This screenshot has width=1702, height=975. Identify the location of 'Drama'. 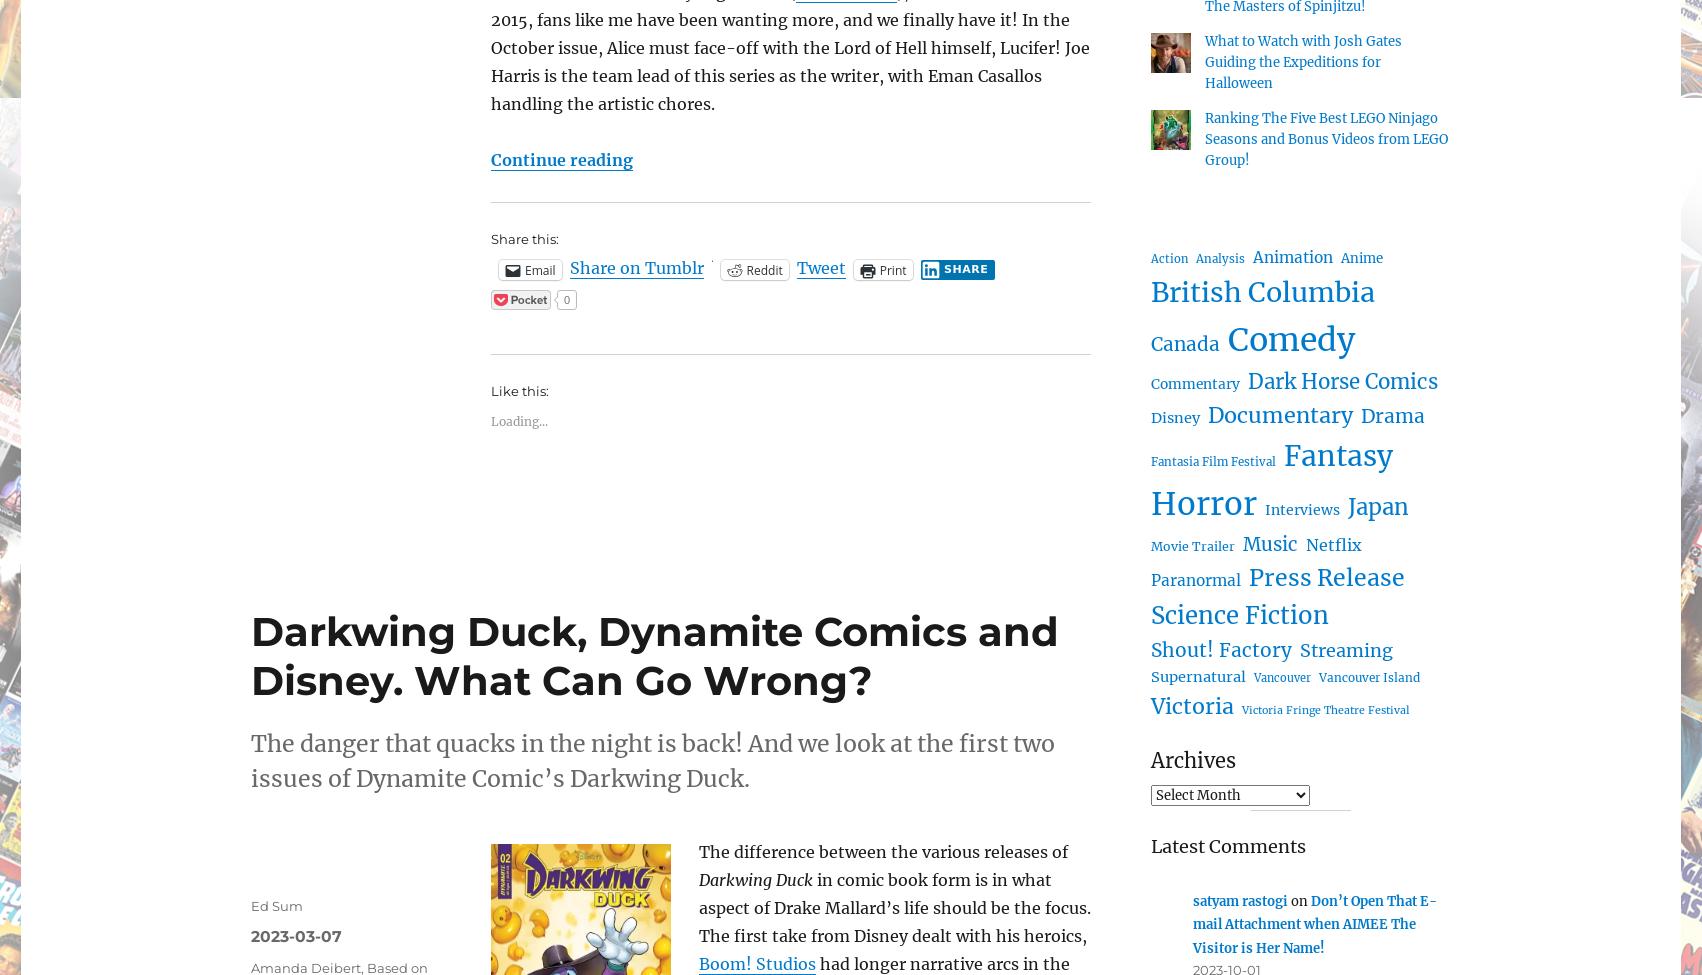
(1391, 416).